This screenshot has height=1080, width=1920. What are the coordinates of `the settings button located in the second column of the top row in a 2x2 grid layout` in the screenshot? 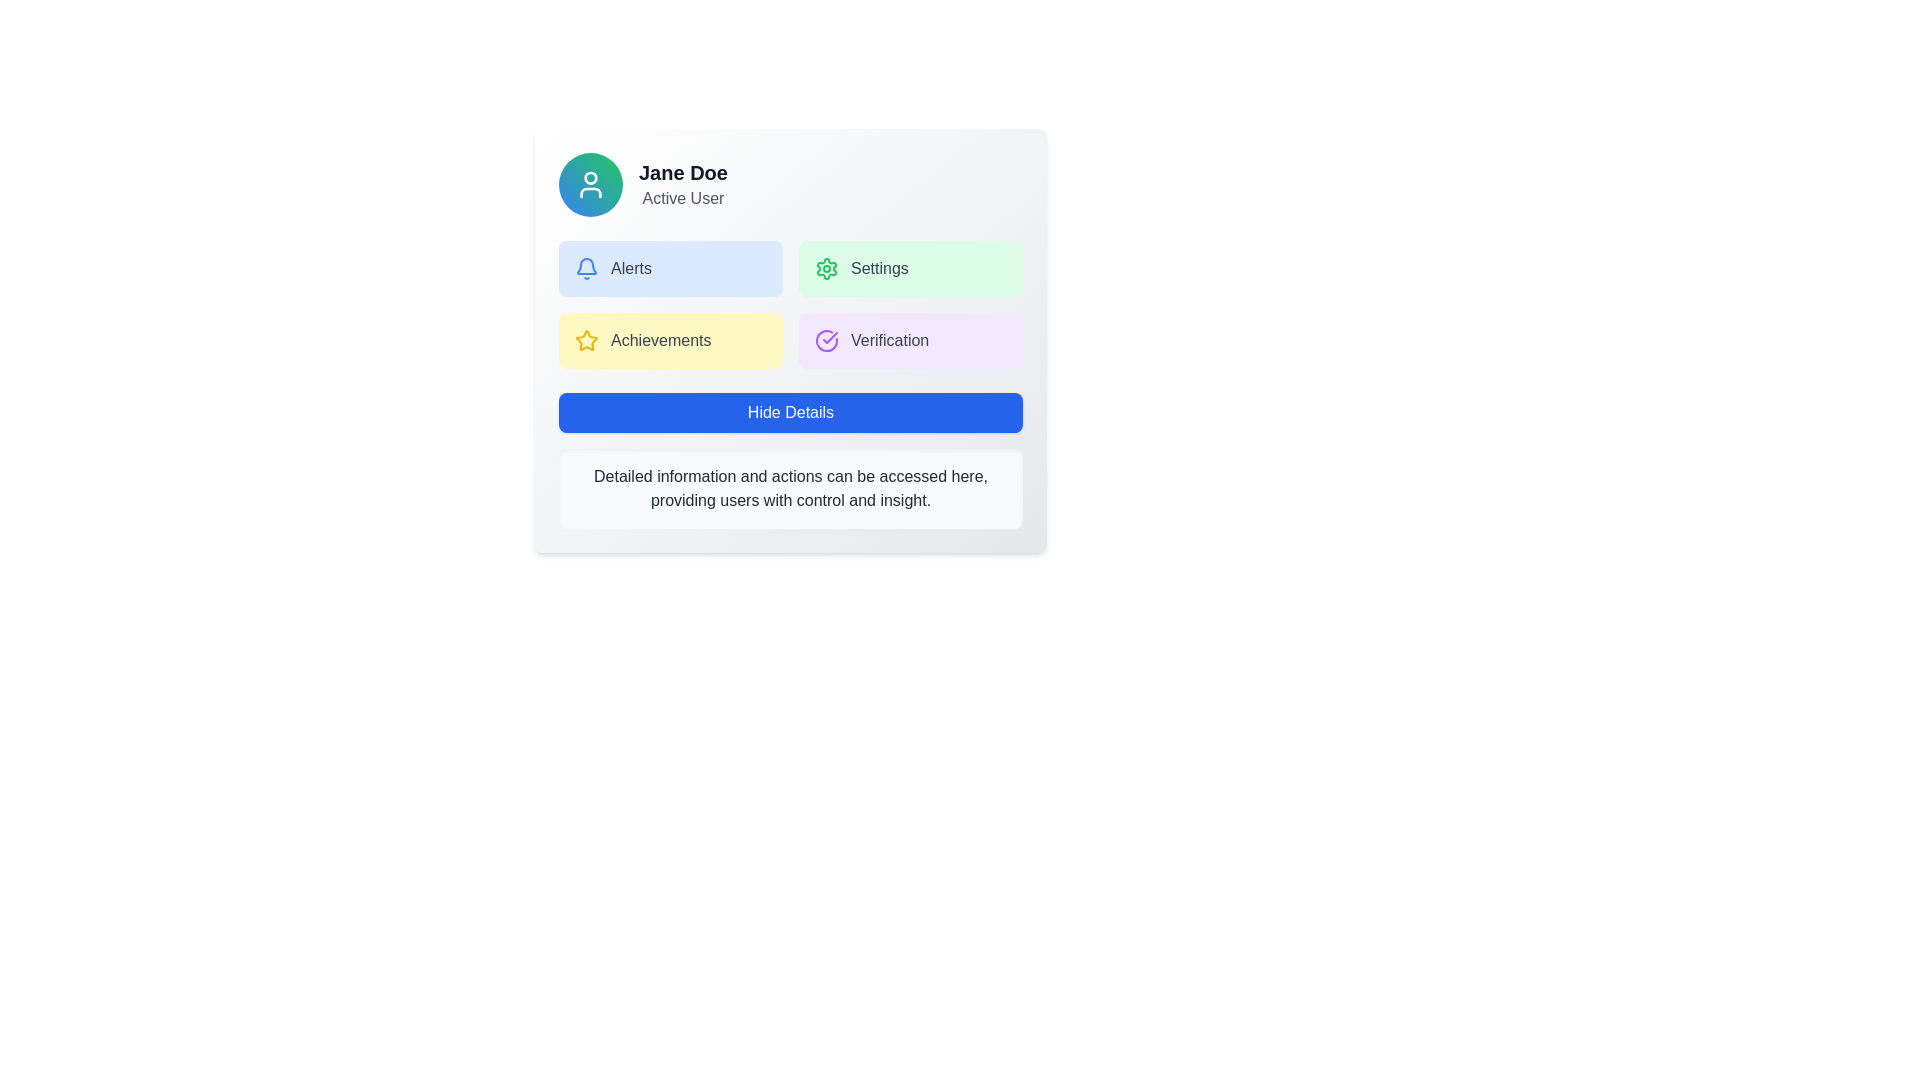 It's located at (910, 268).